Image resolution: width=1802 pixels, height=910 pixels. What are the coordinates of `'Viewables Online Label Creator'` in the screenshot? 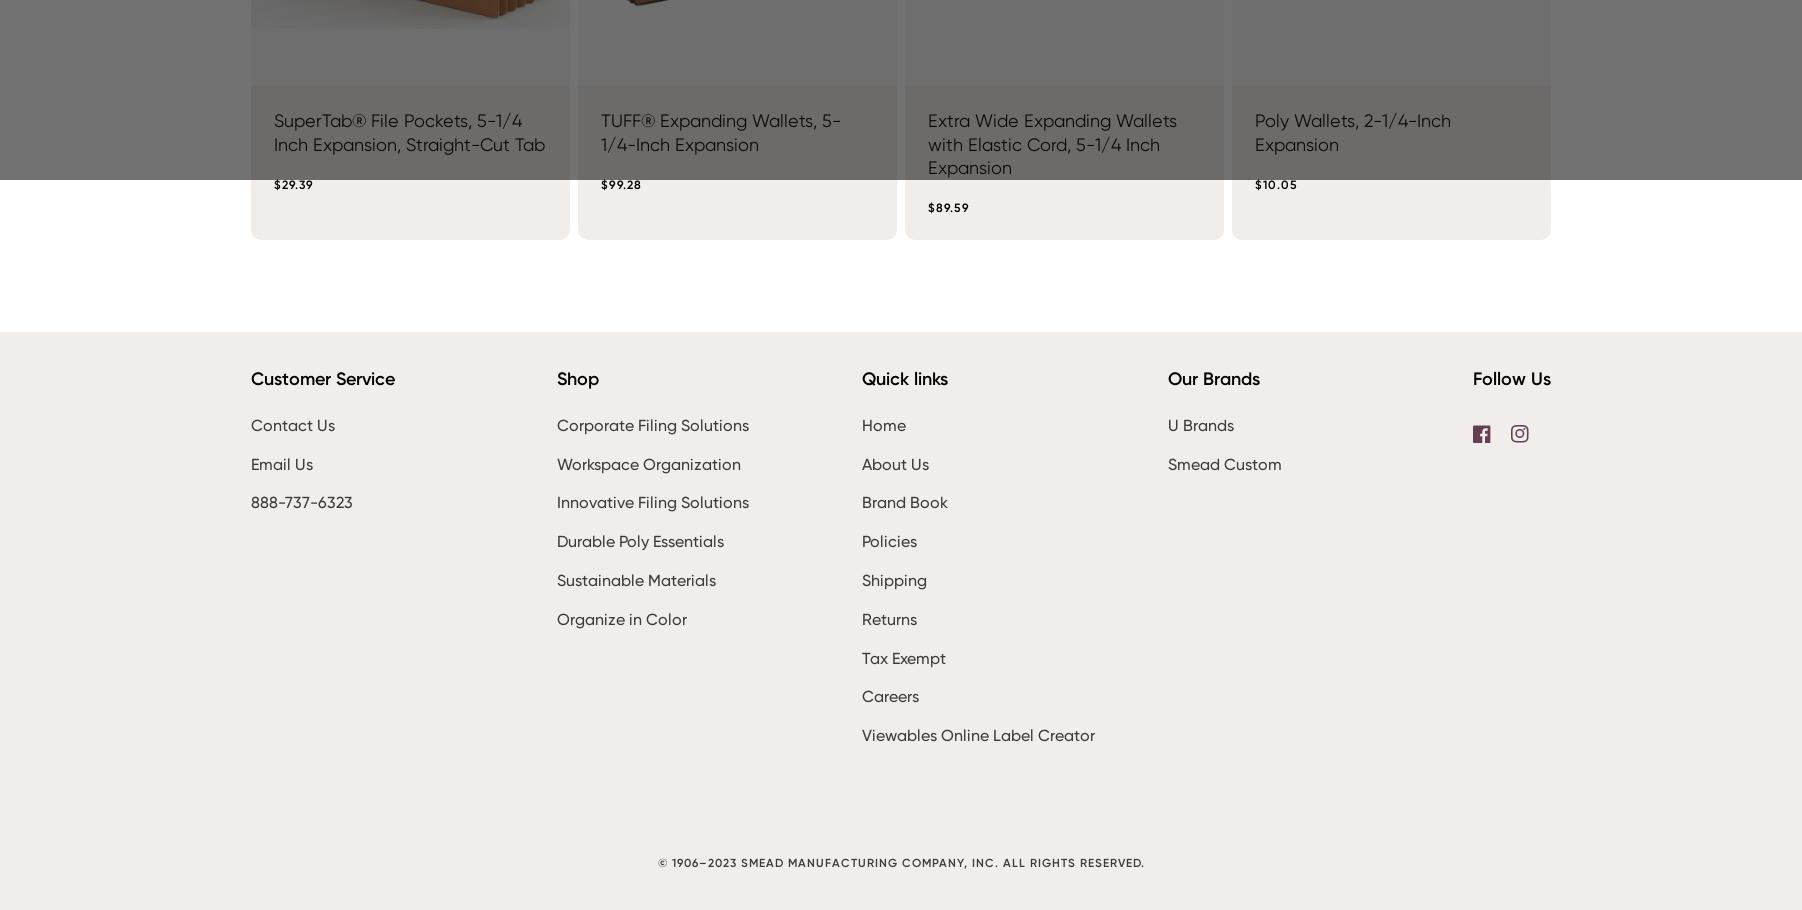 It's located at (977, 734).